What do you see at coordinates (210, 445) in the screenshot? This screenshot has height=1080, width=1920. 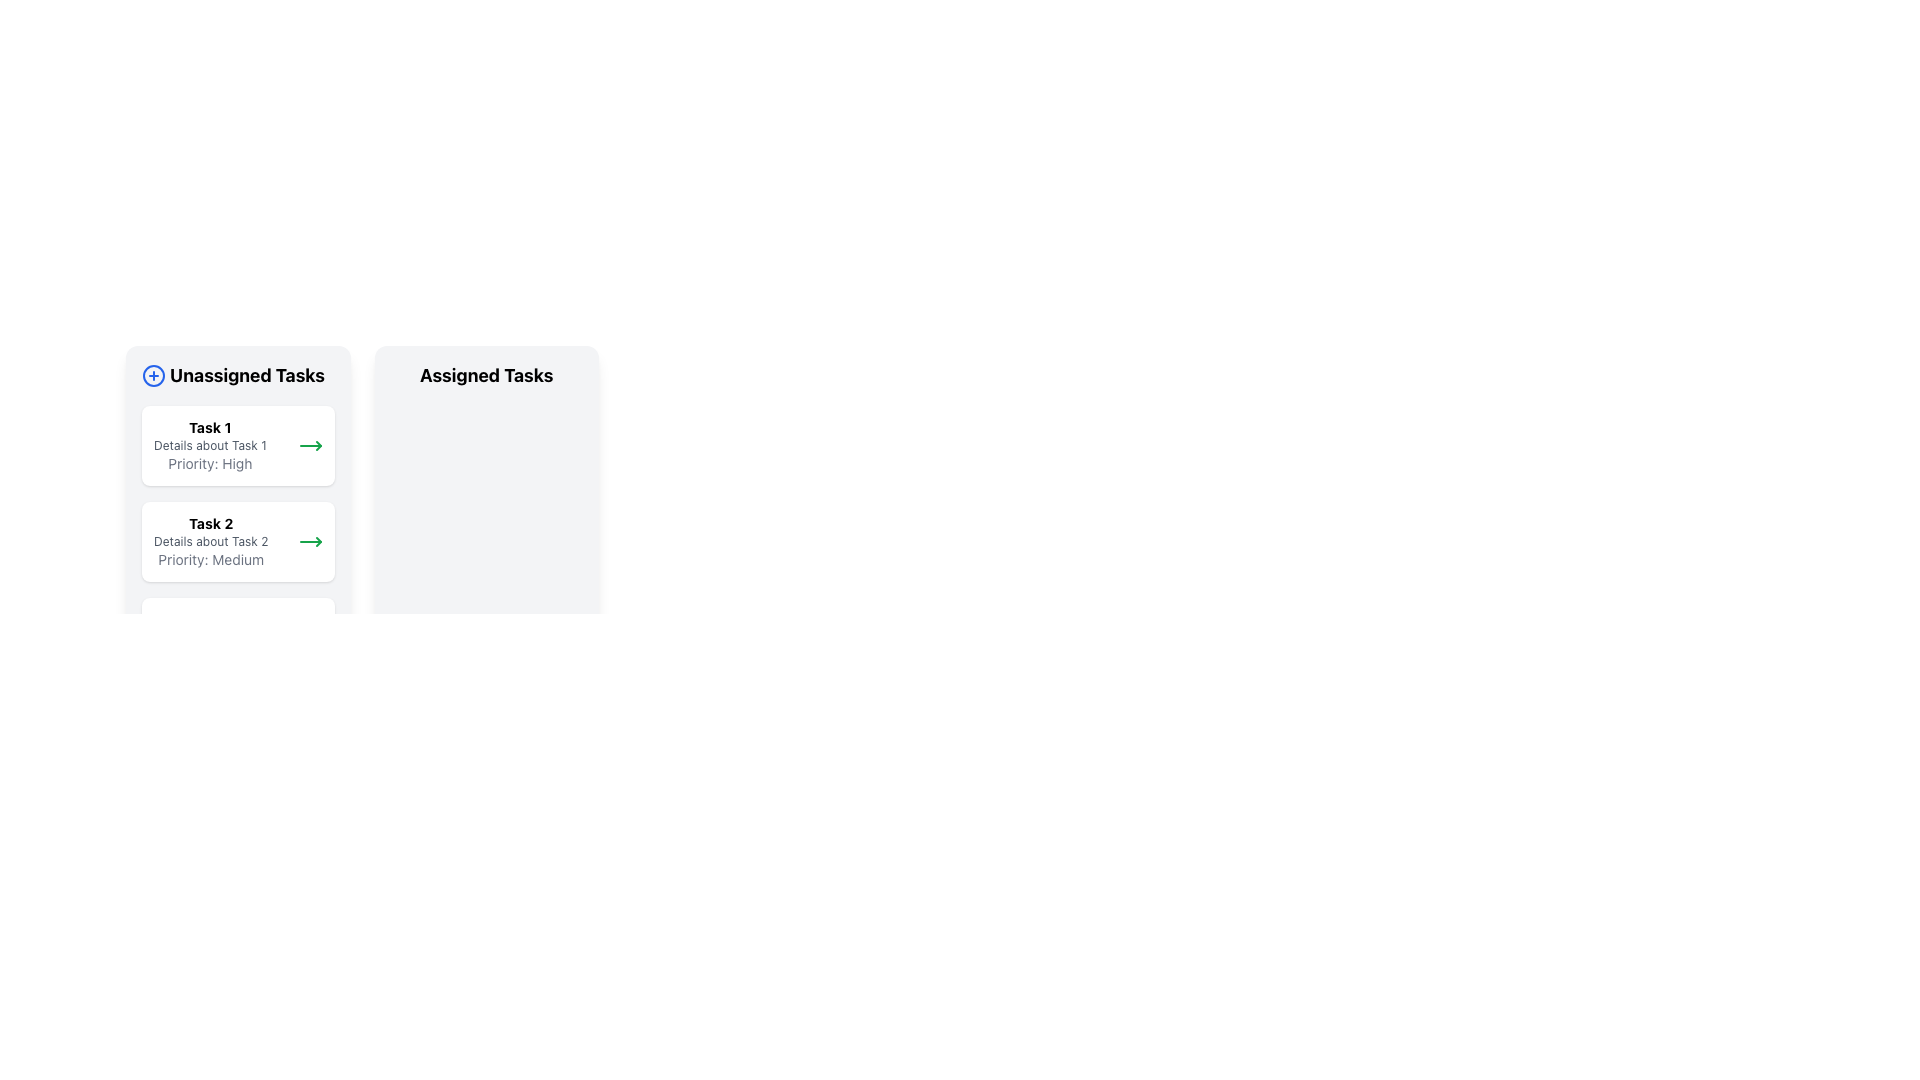 I see `the Text Label that reads 'Details about Task 1', which is positioned below the bolded 'Task 1' label and above the priority information in the task card` at bounding box center [210, 445].